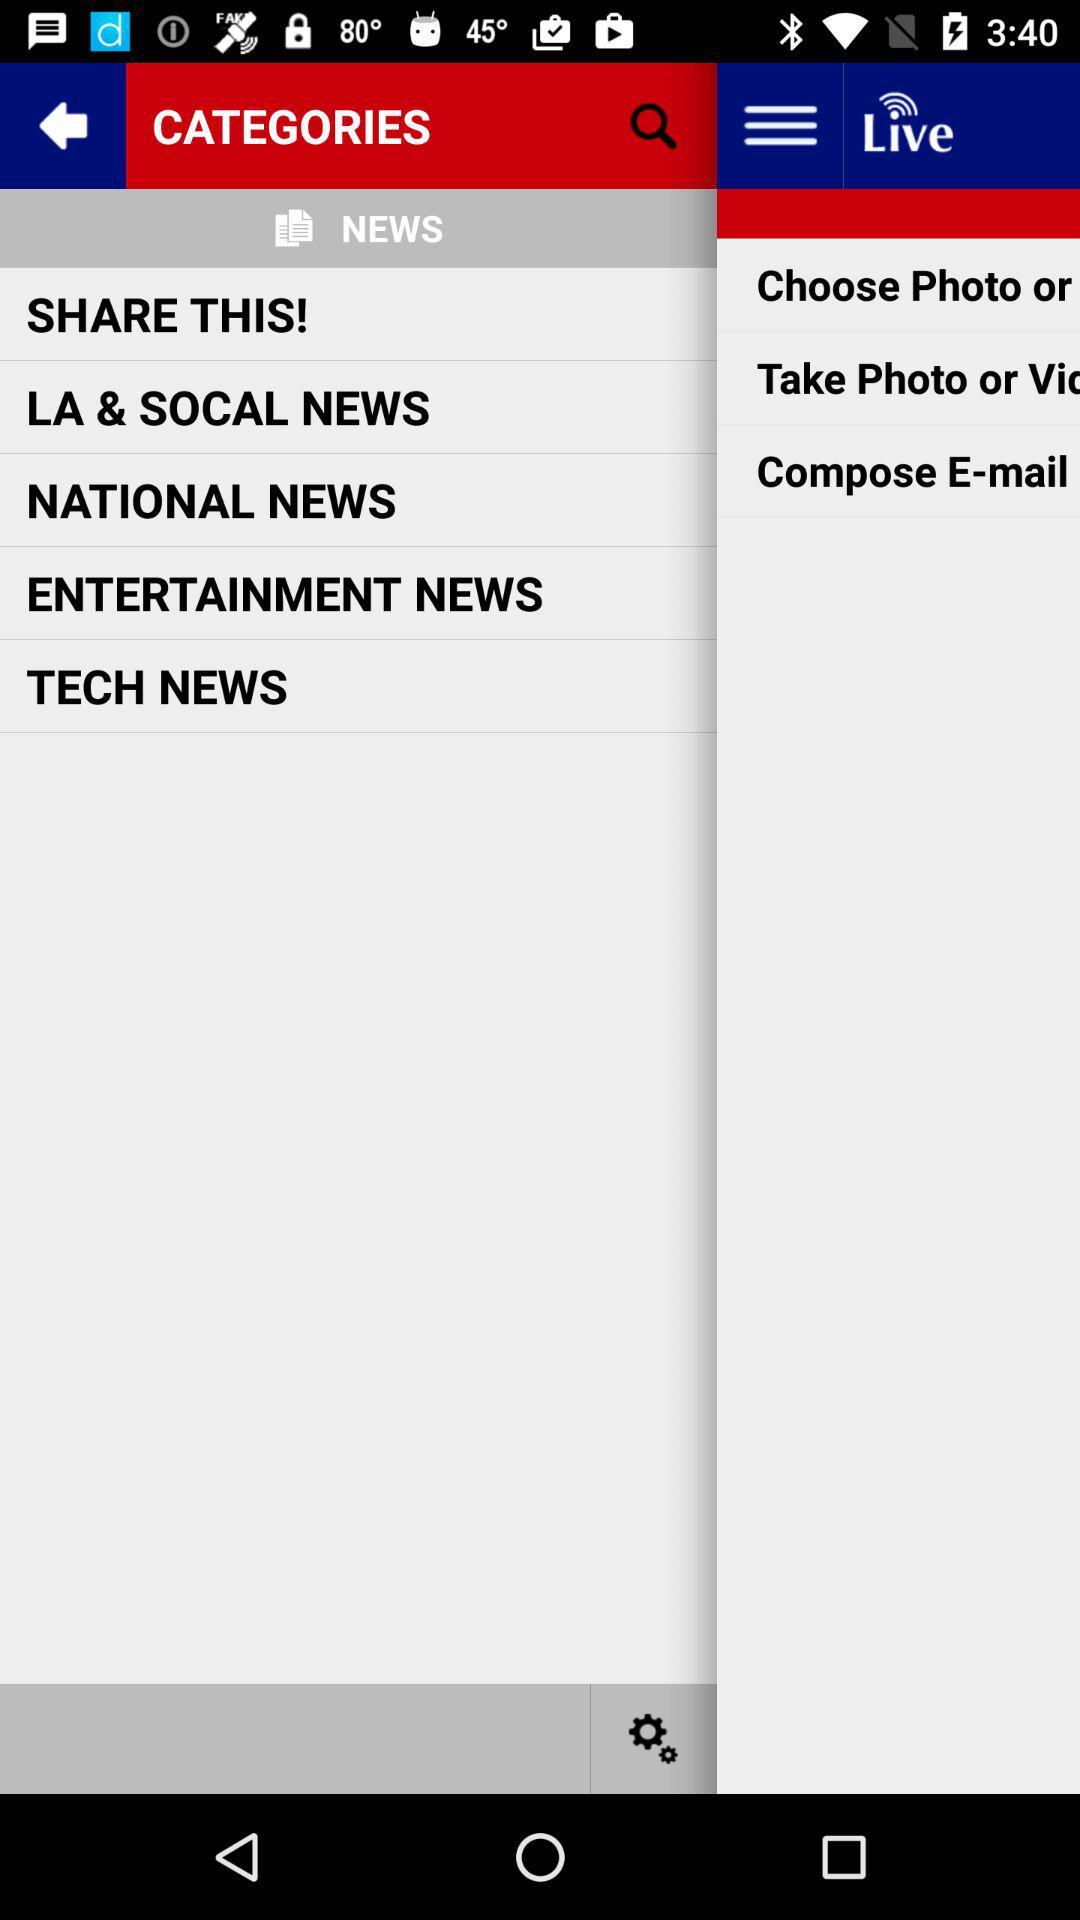  Describe the element at coordinates (654, 124) in the screenshot. I see `to search` at that location.